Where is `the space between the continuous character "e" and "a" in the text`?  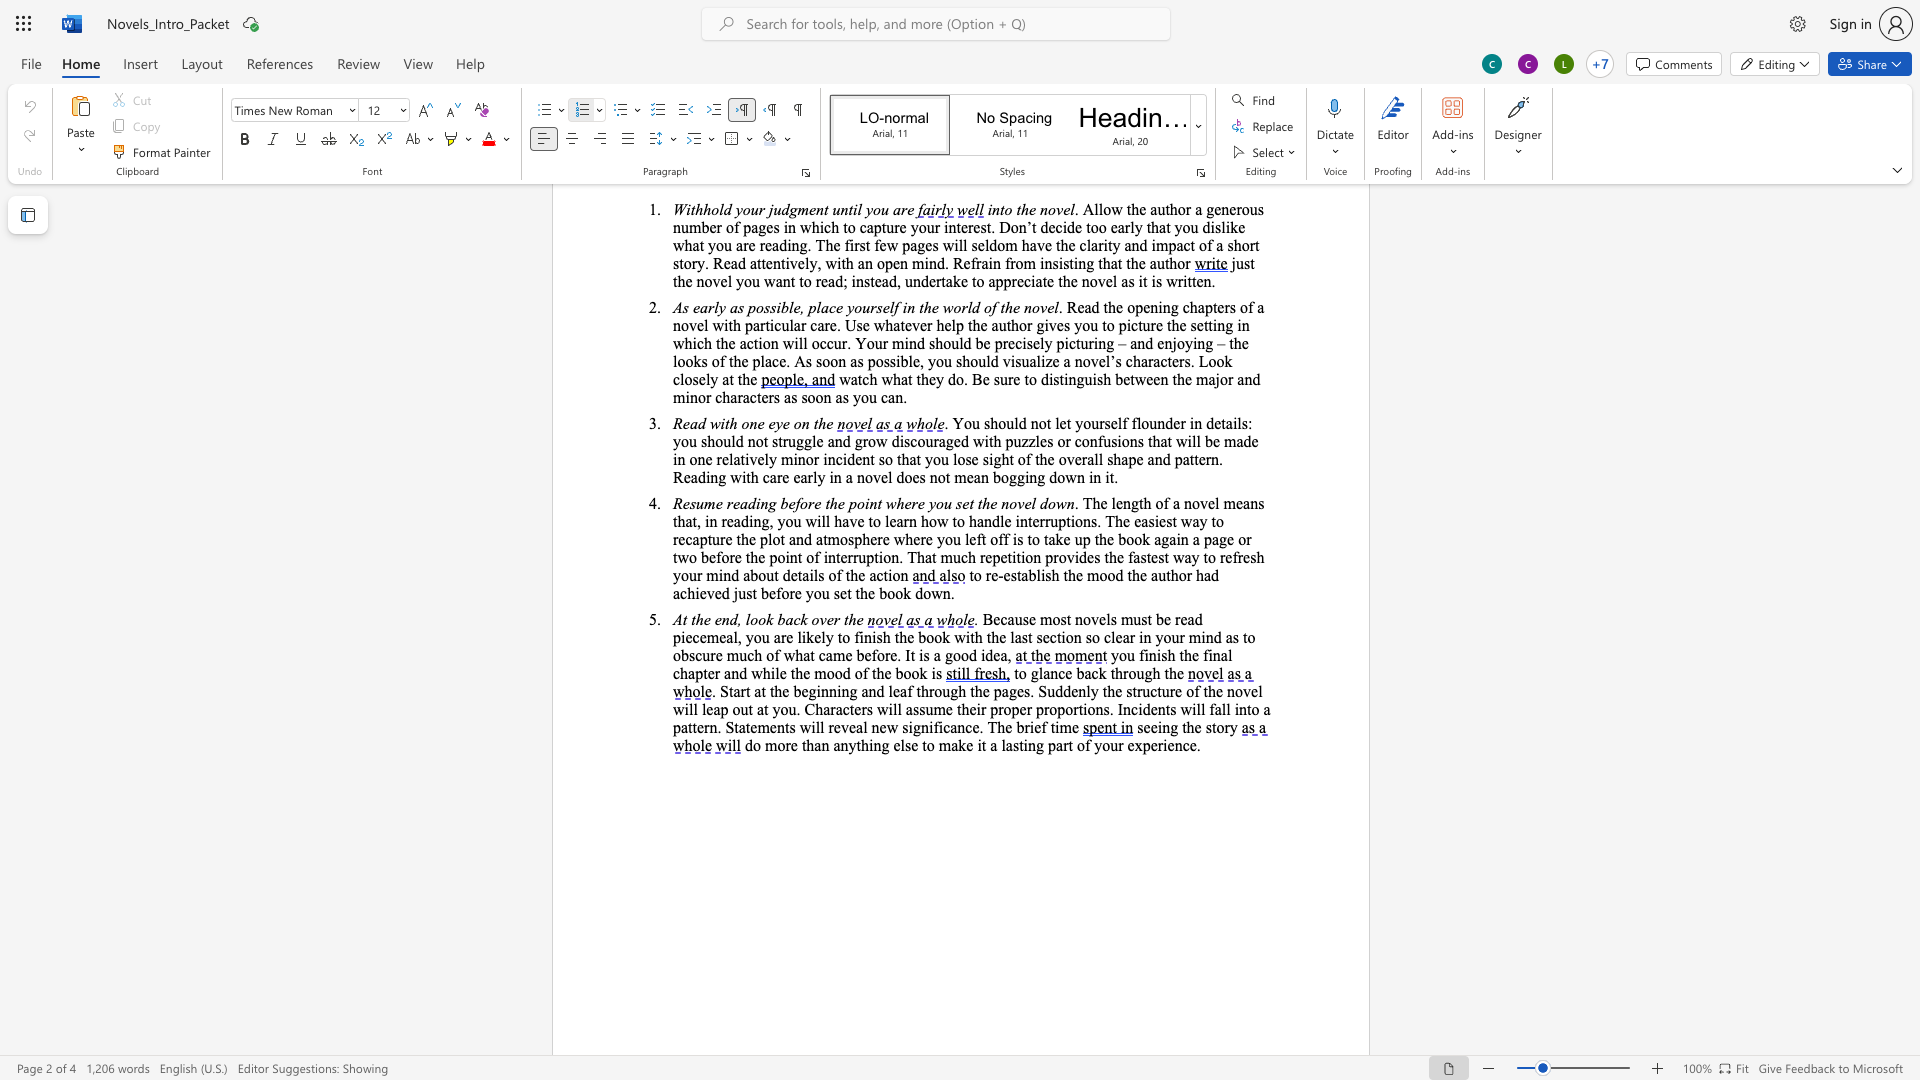
the space between the continuous character "e" and "a" in the text is located at coordinates (1000, 655).